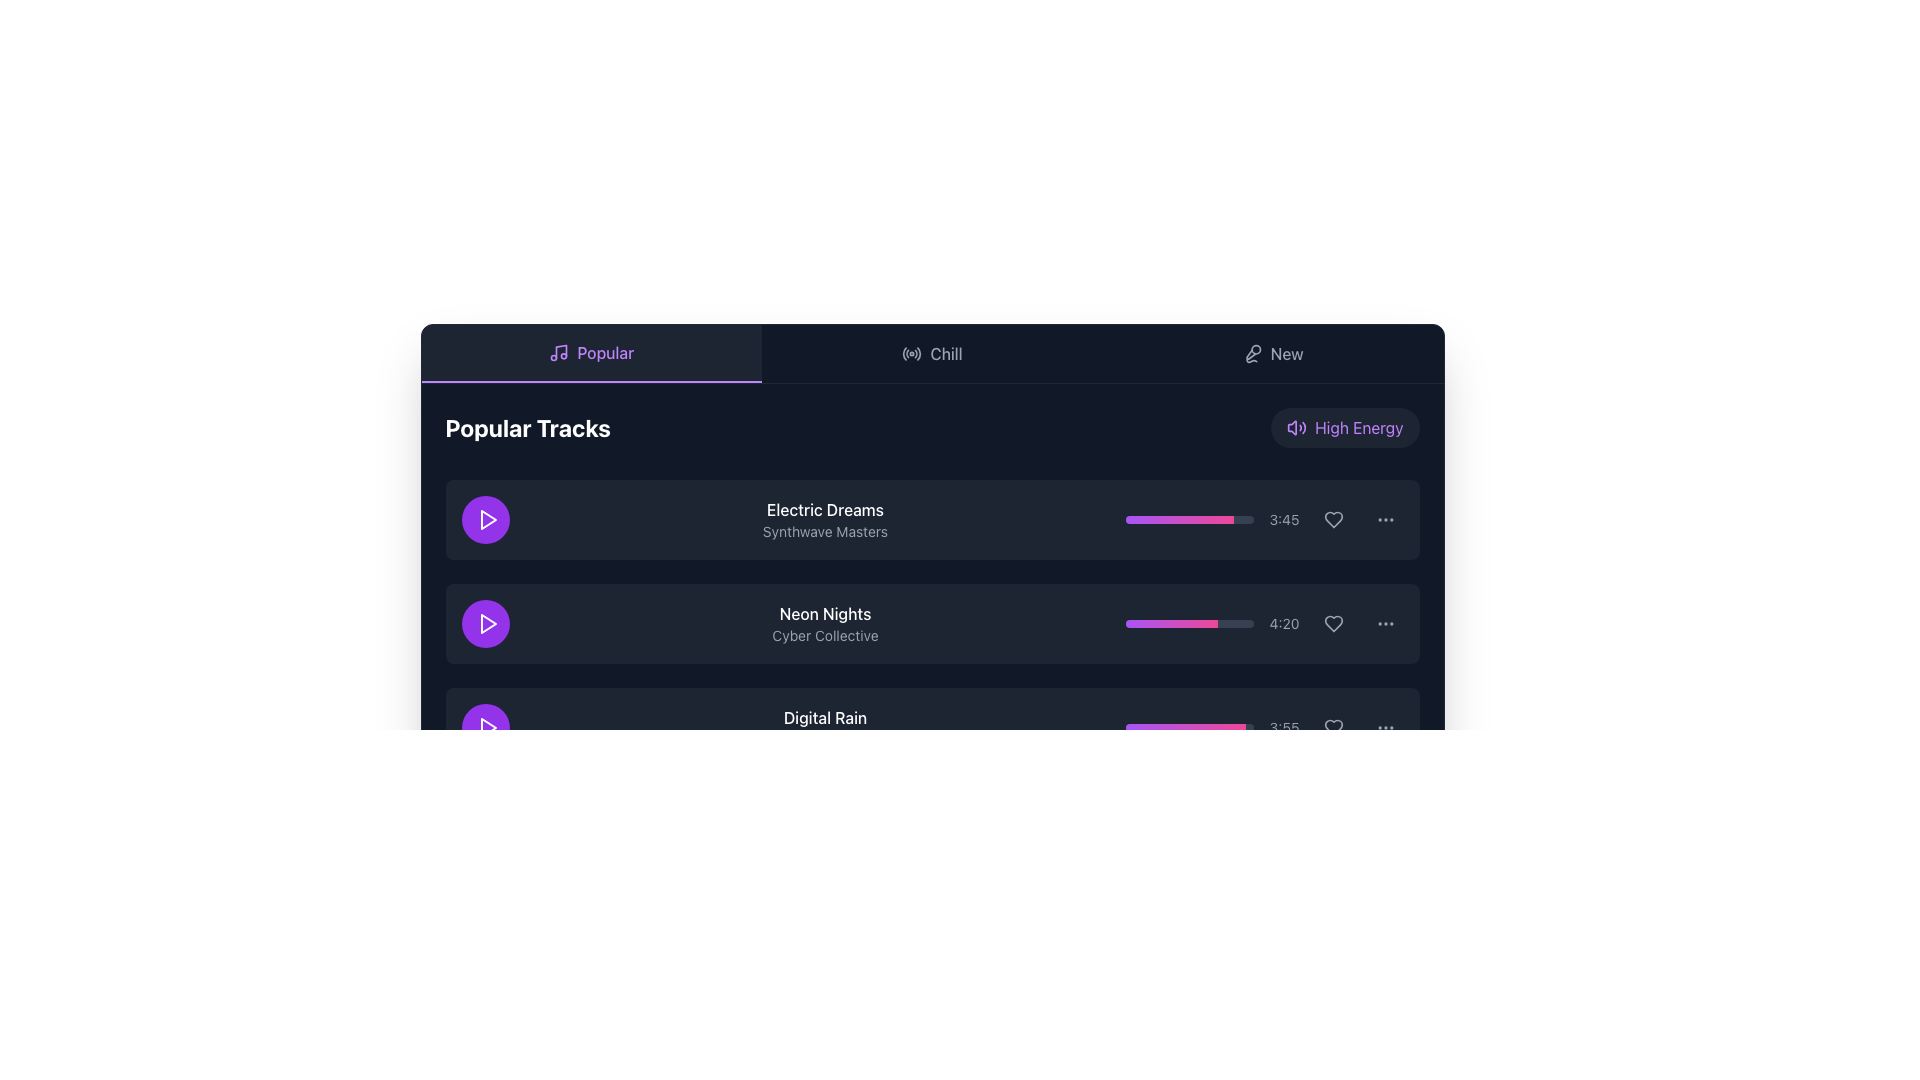  I want to click on the slider value, so click(1130, 728).